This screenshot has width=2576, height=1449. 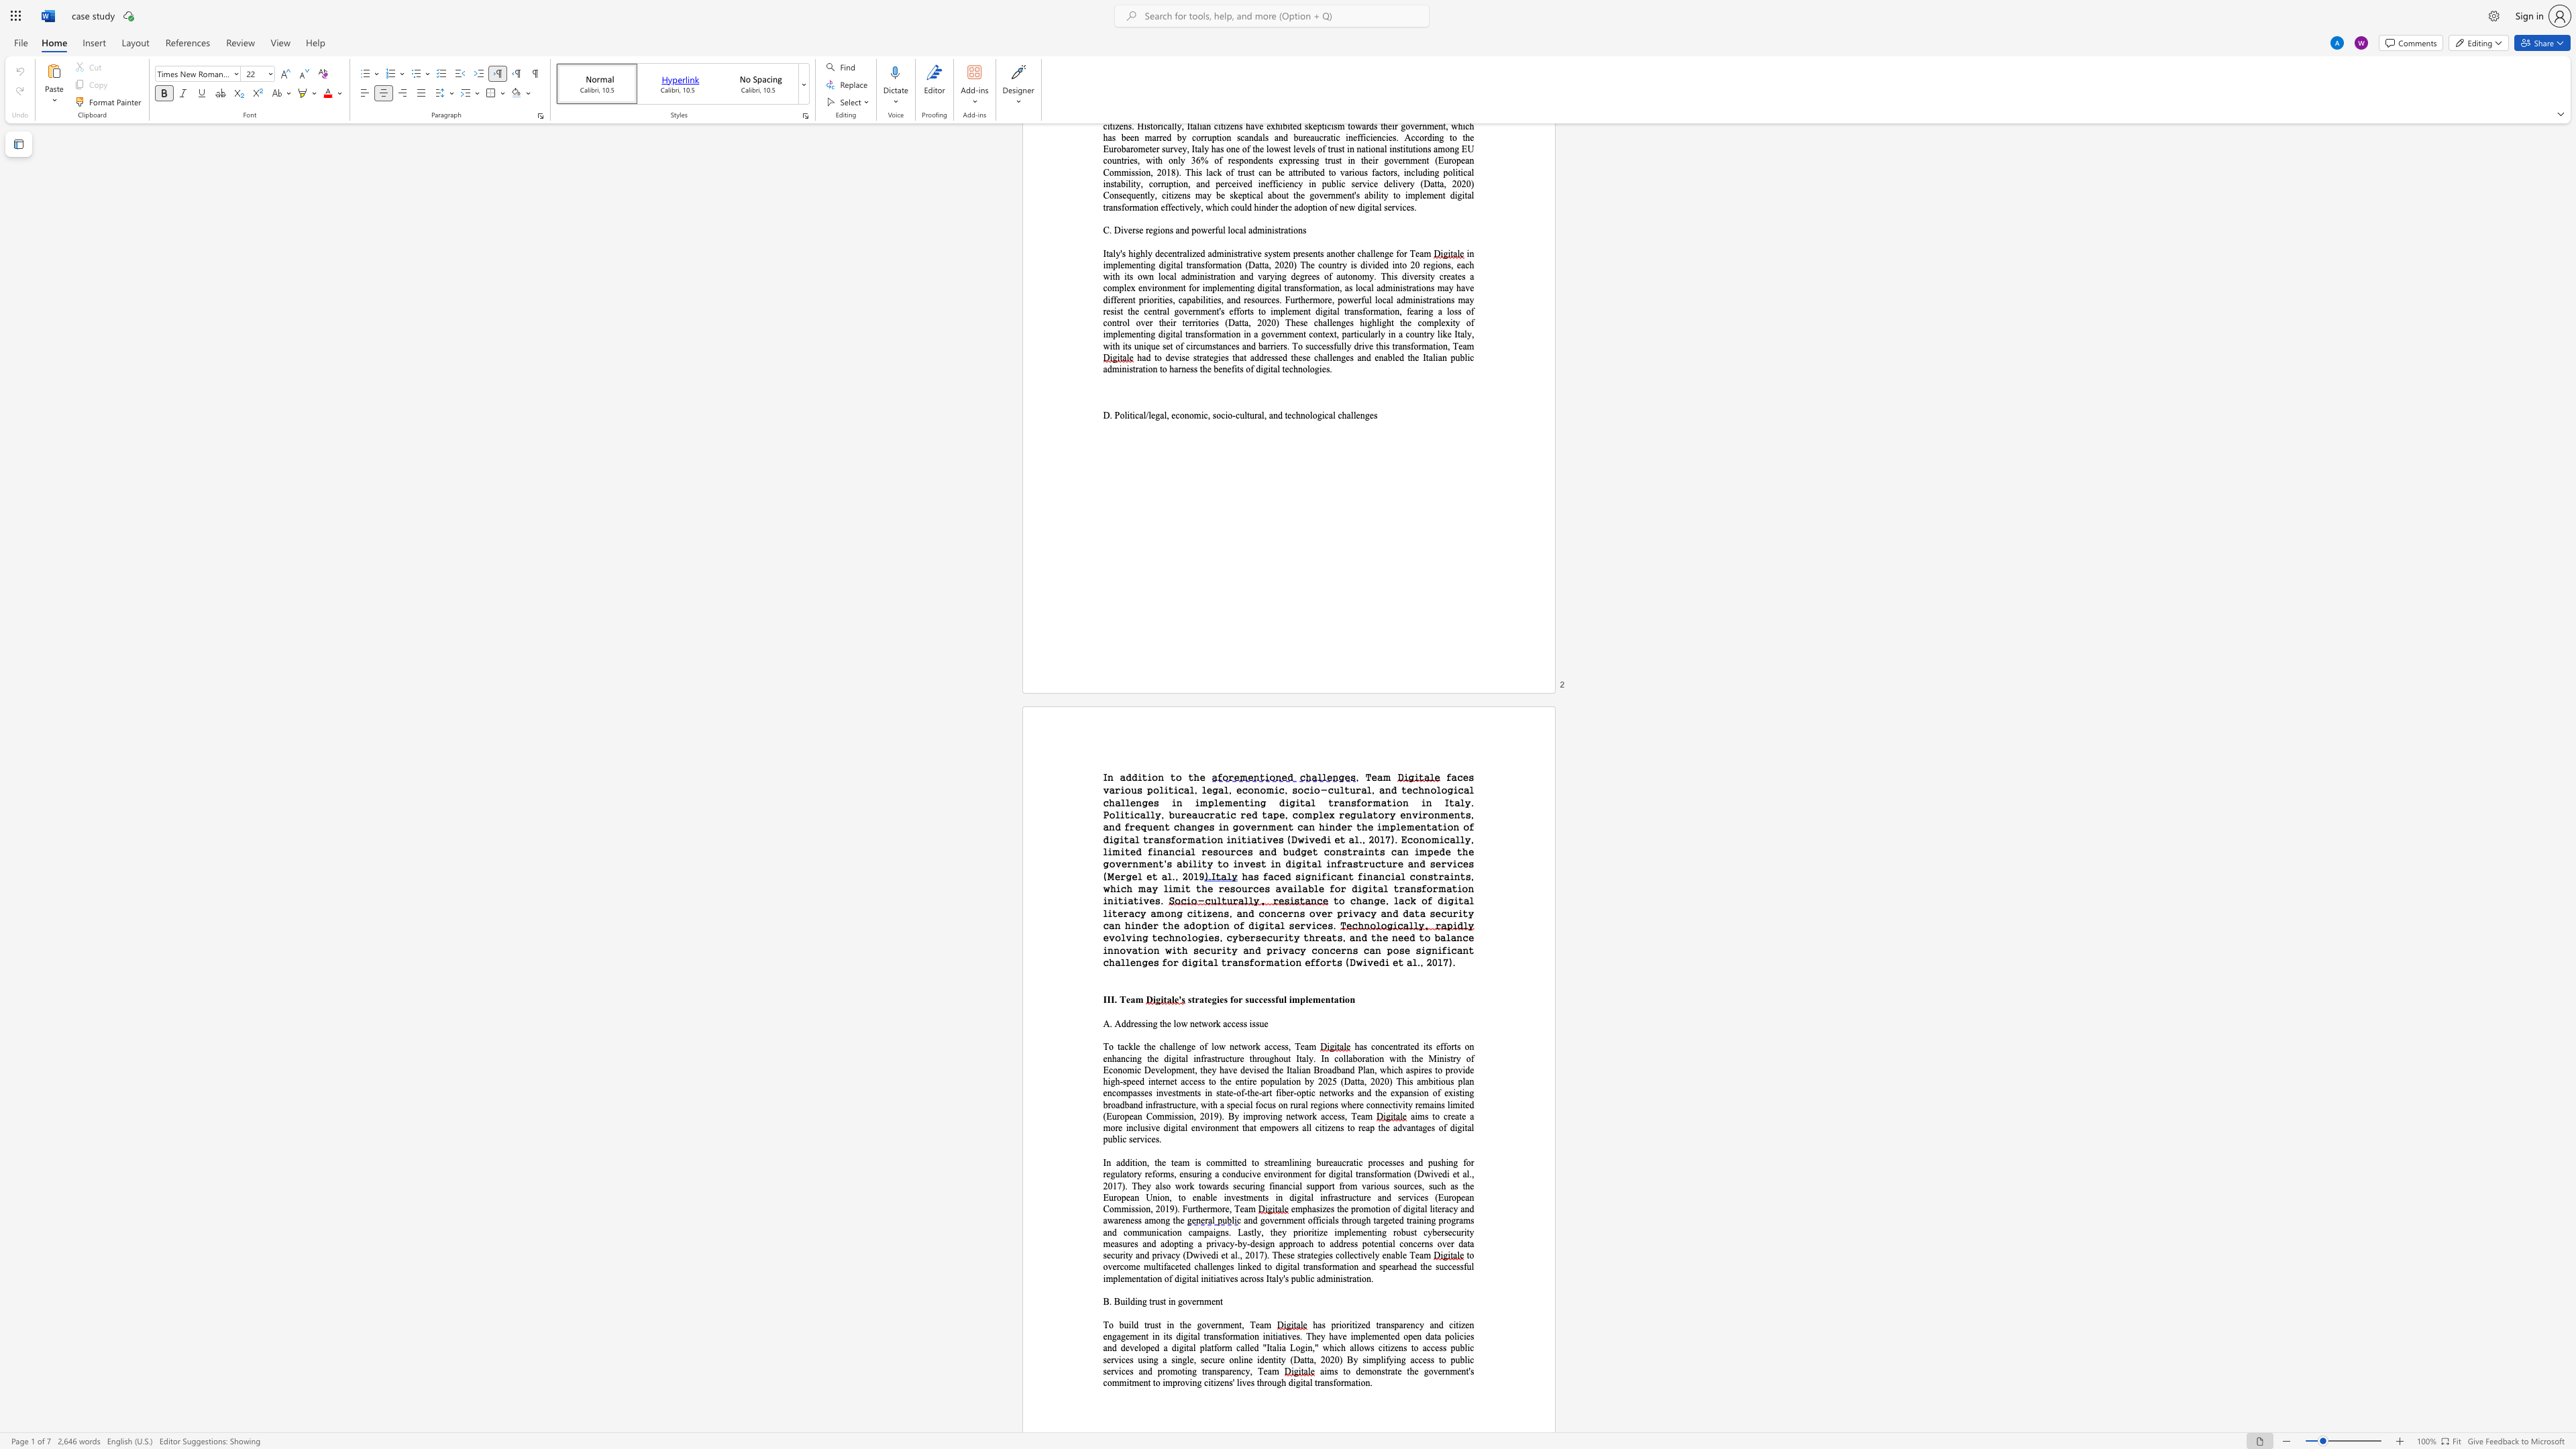 I want to click on the subset text "addition to" within the text "In addition to the", so click(x=1119, y=776).